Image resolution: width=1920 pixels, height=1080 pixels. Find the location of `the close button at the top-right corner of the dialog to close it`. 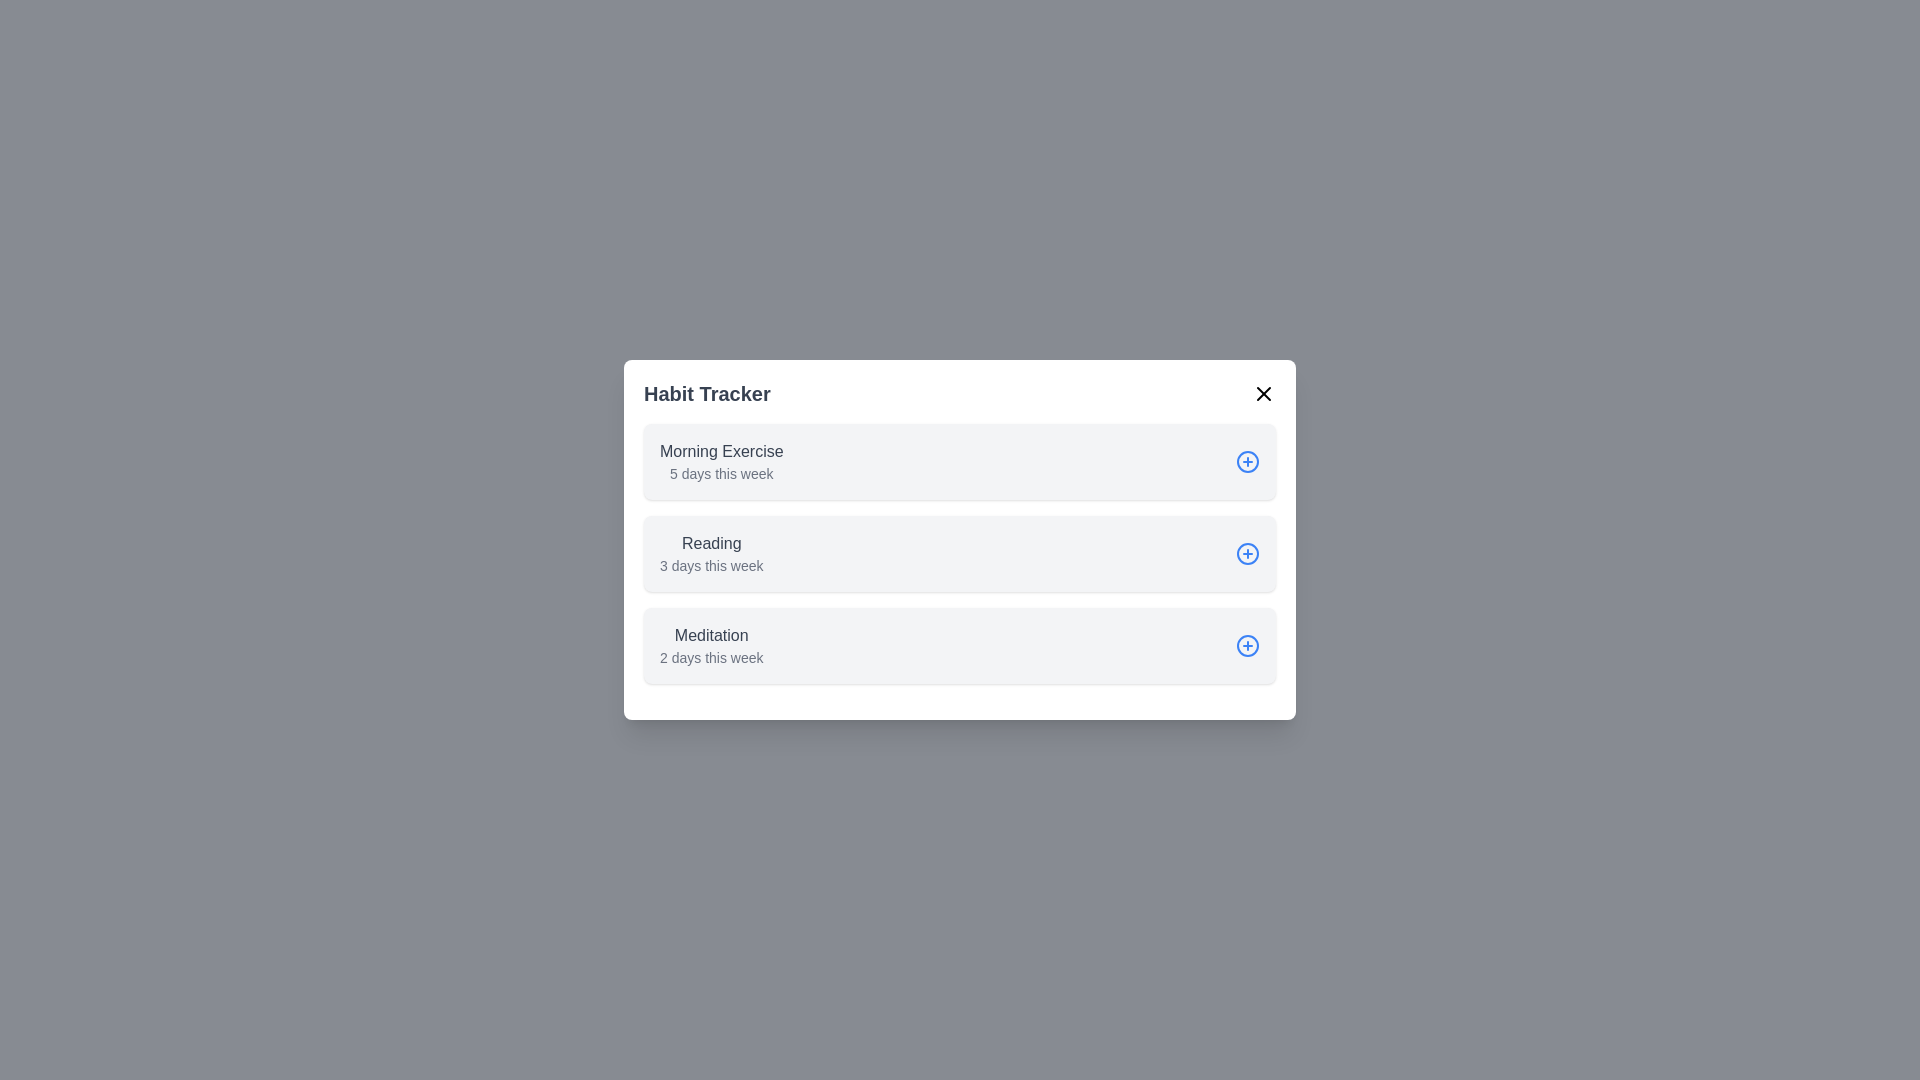

the close button at the top-right corner of the dialog to close it is located at coordinates (1262, 393).